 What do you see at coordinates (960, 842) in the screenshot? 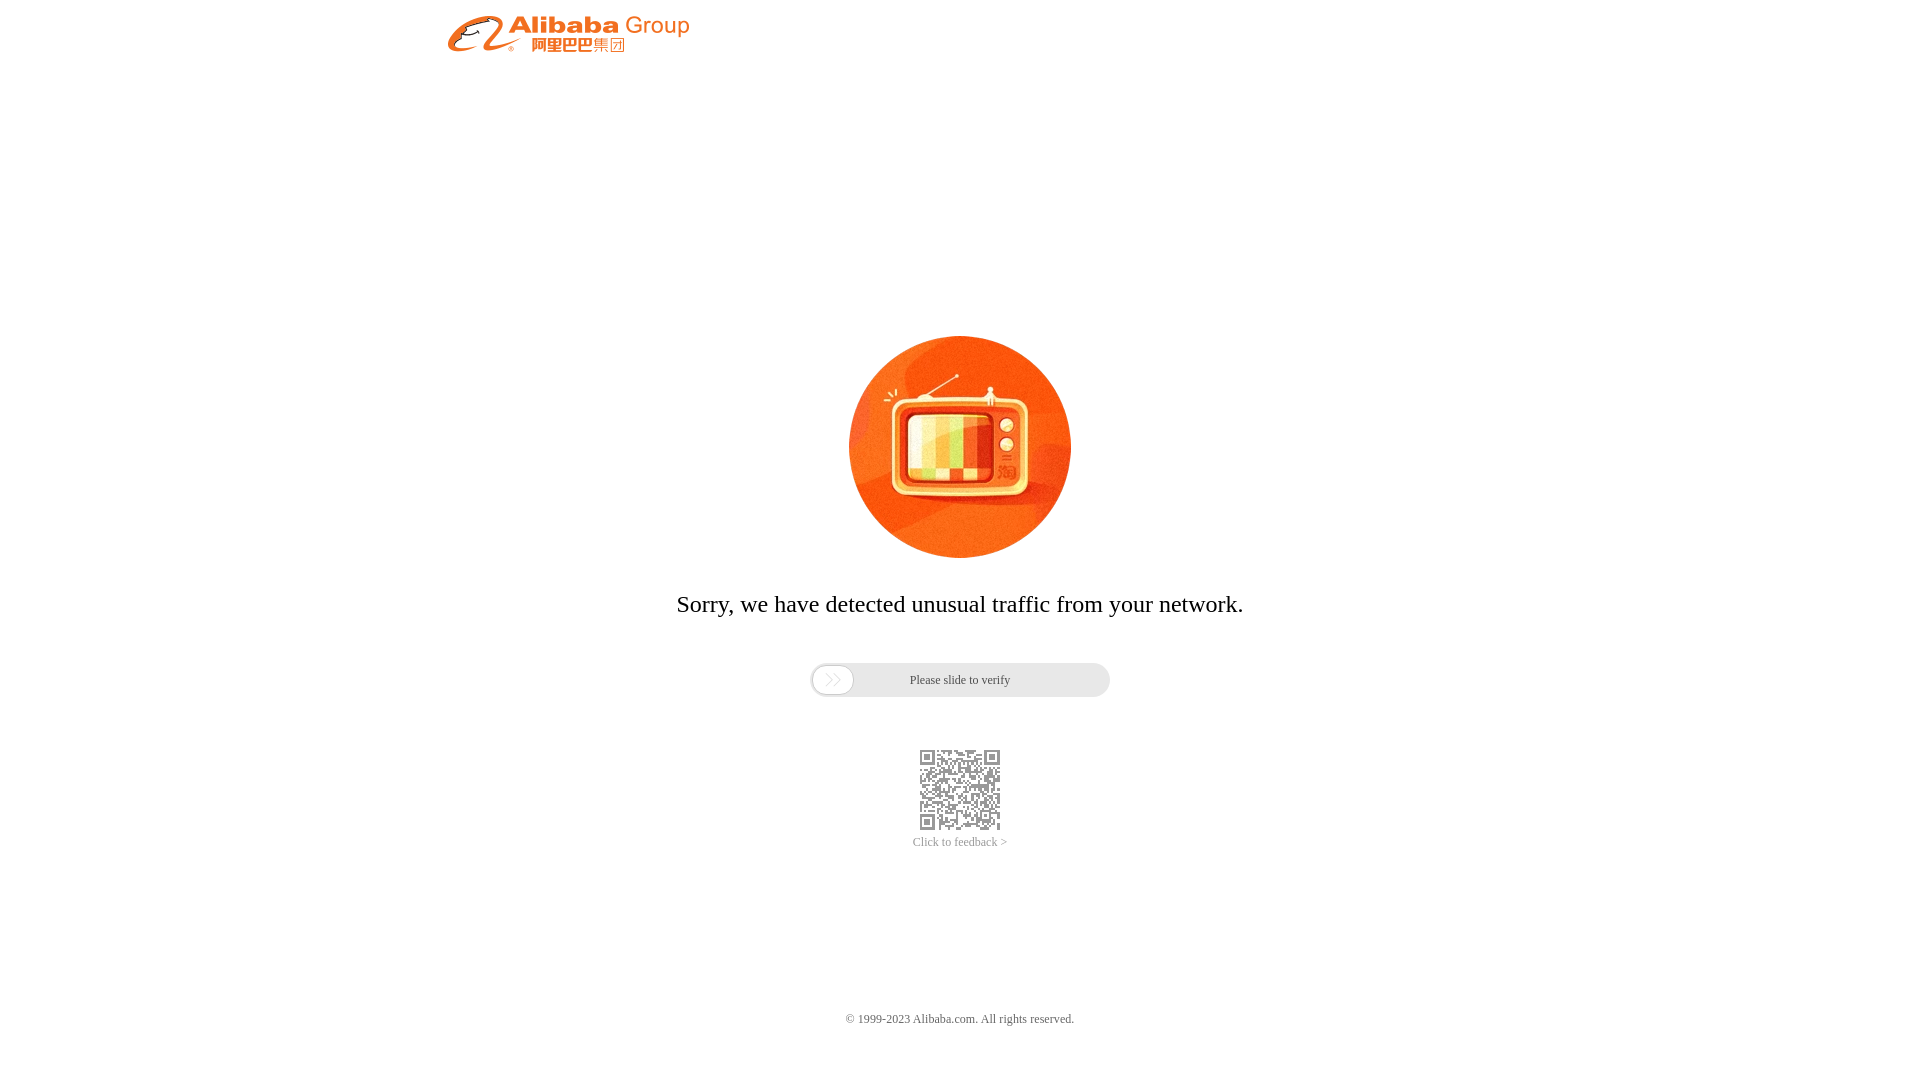
I see `'Click to feedback >'` at bounding box center [960, 842].